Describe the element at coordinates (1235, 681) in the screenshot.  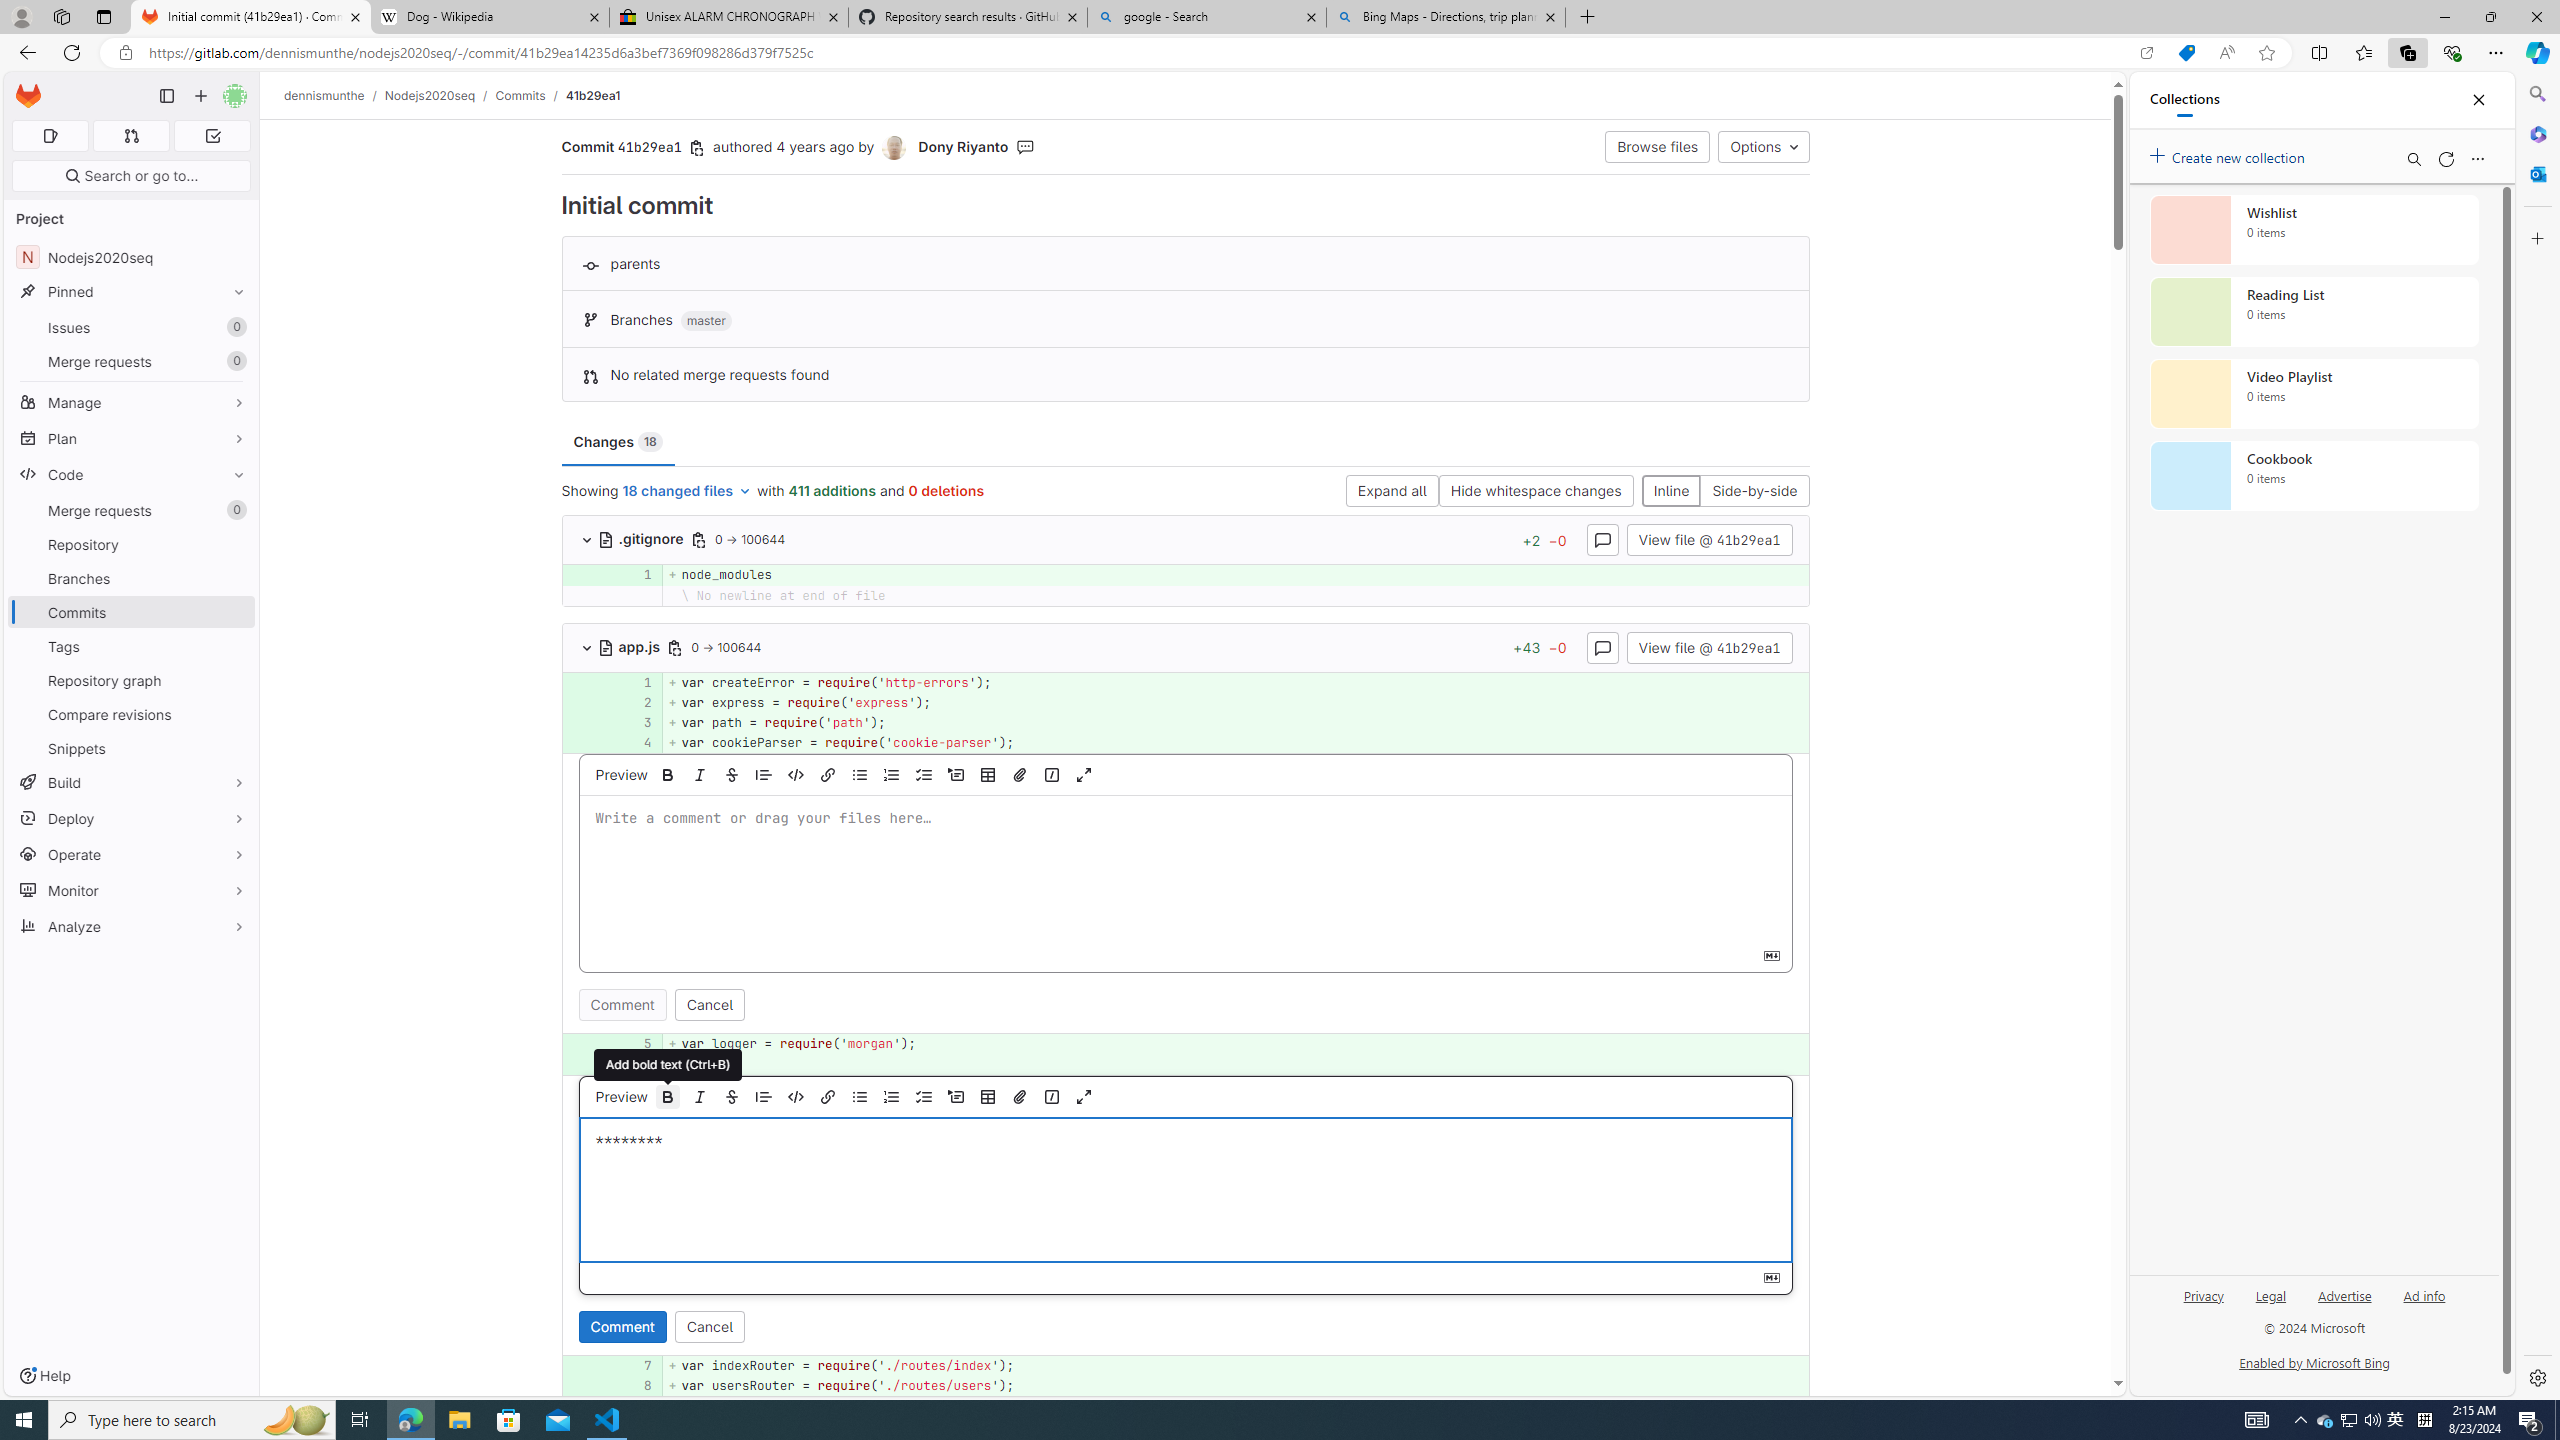
I see `'+ var createError = require('` at that location.